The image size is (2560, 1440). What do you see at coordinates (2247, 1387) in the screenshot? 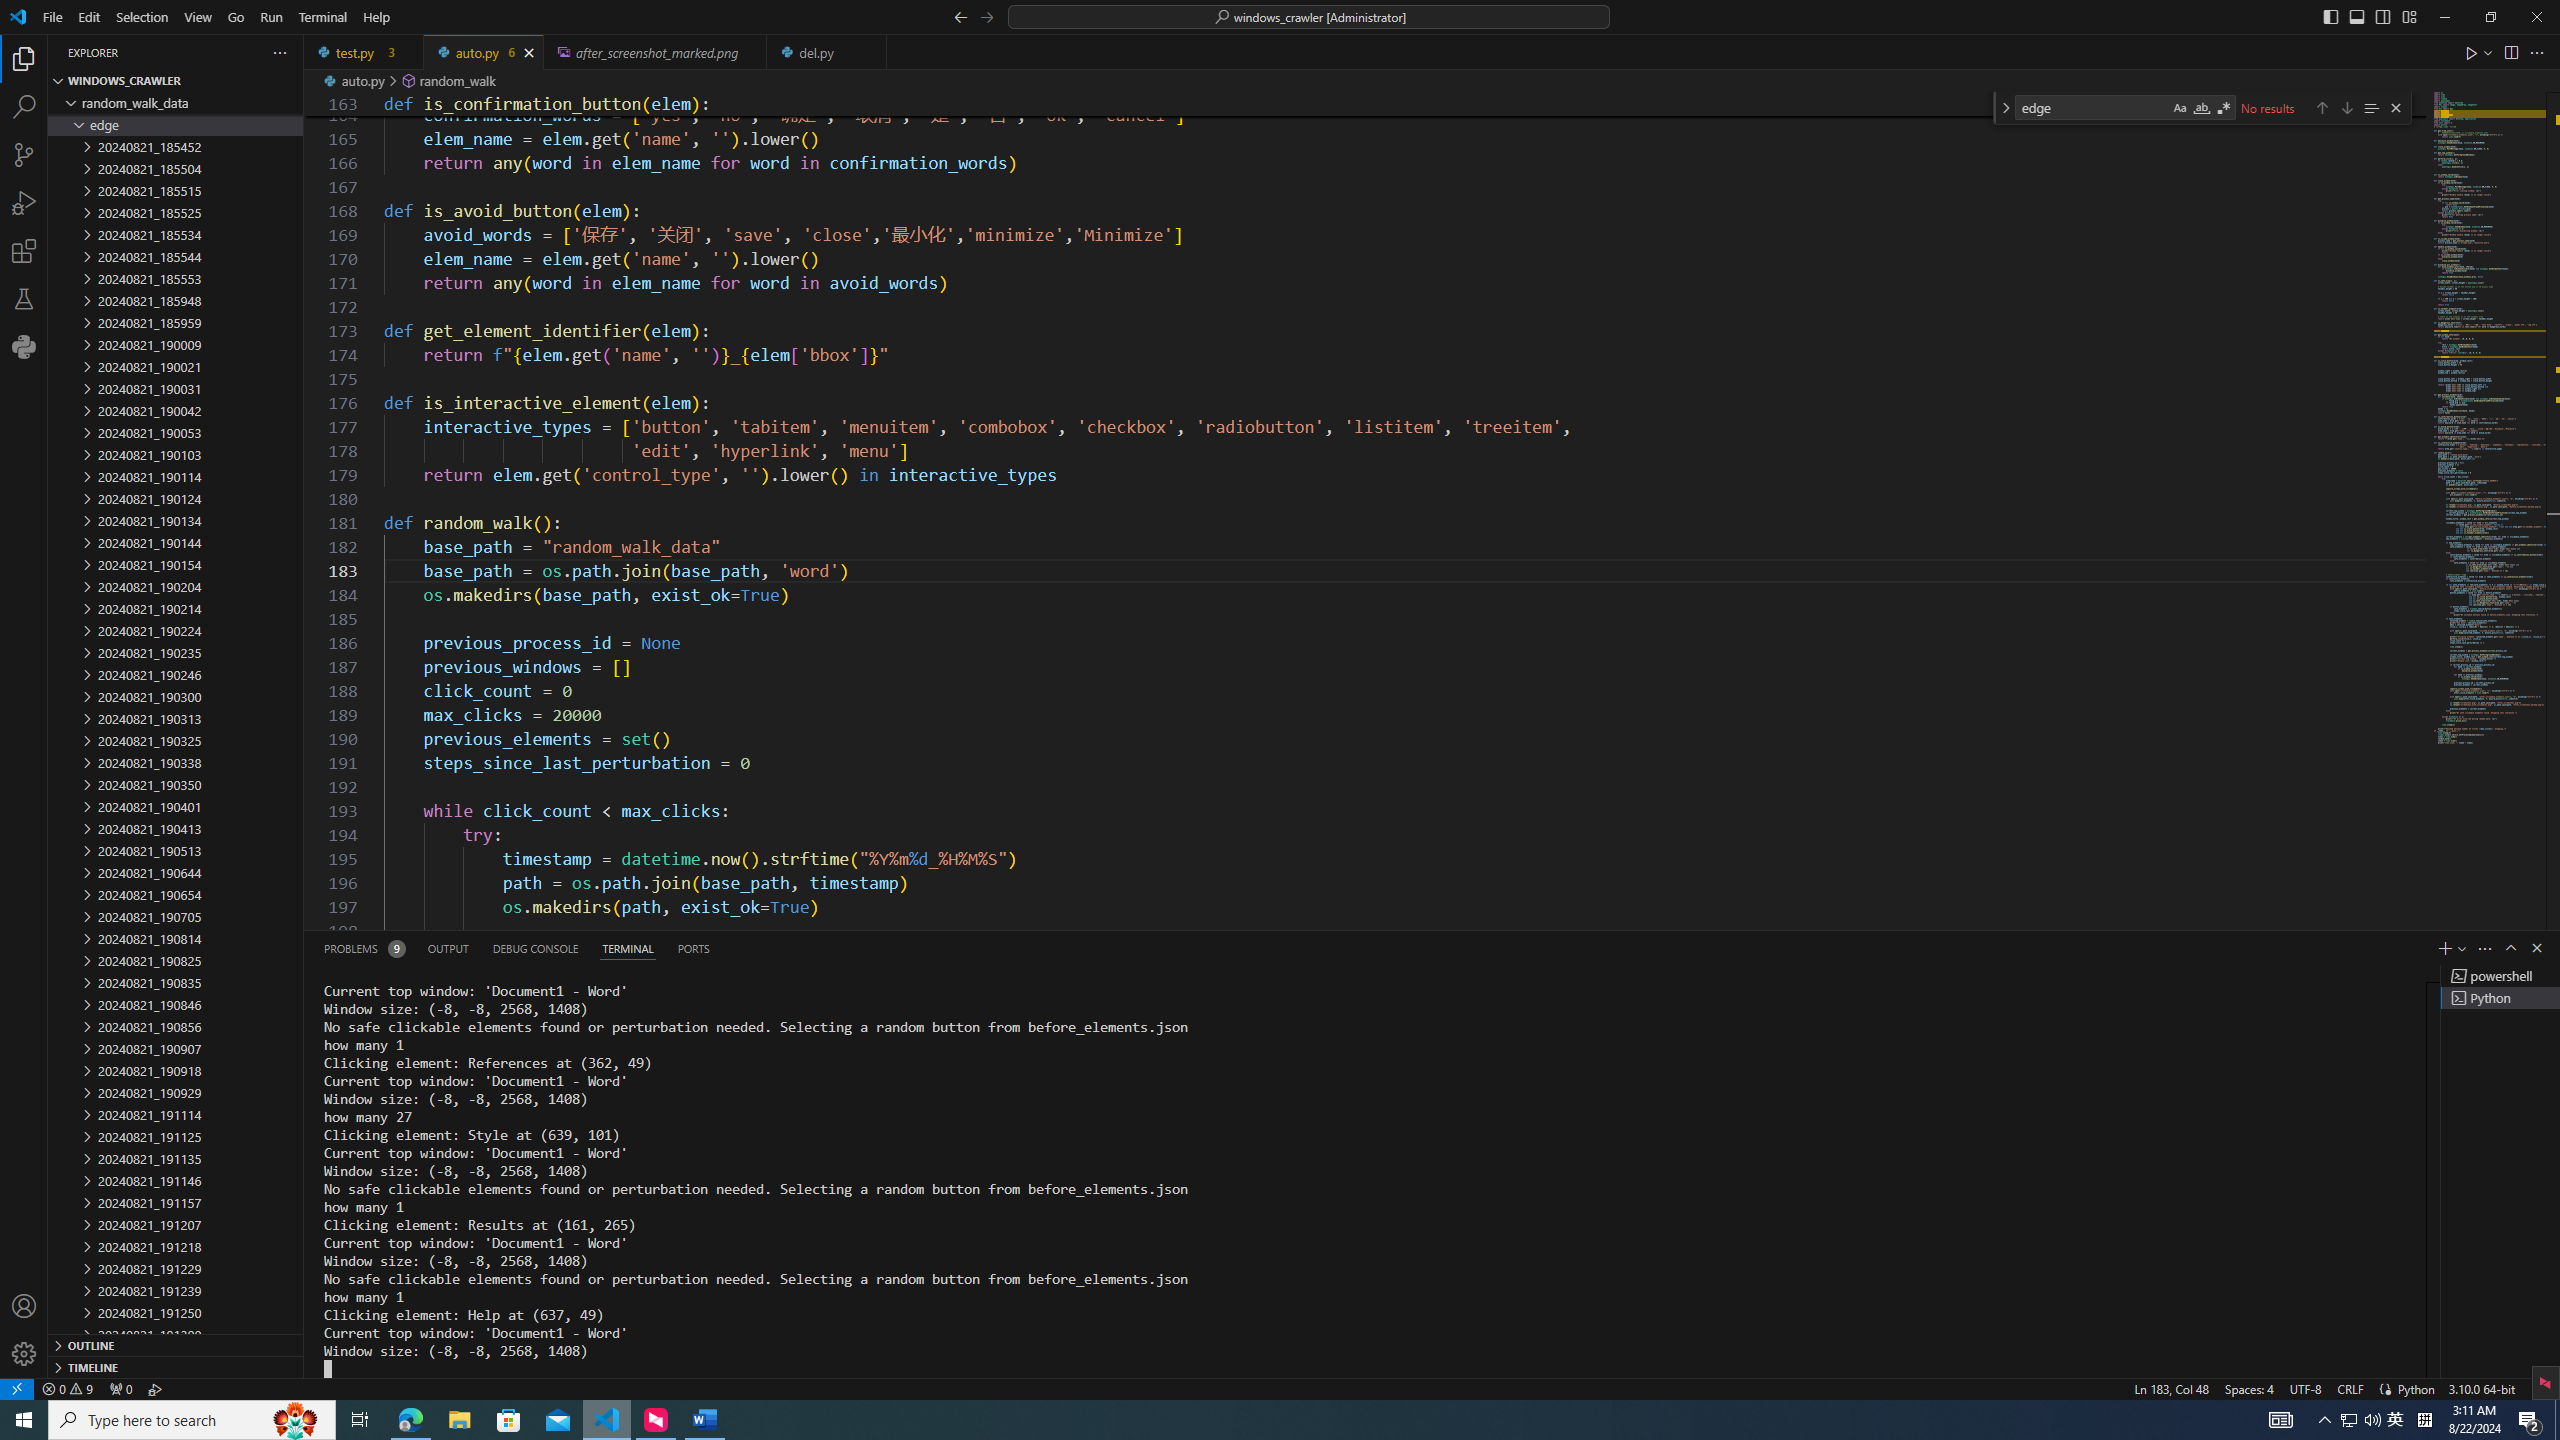
I see `'Spaces: 4'` at bounding box center [2247, 1387].